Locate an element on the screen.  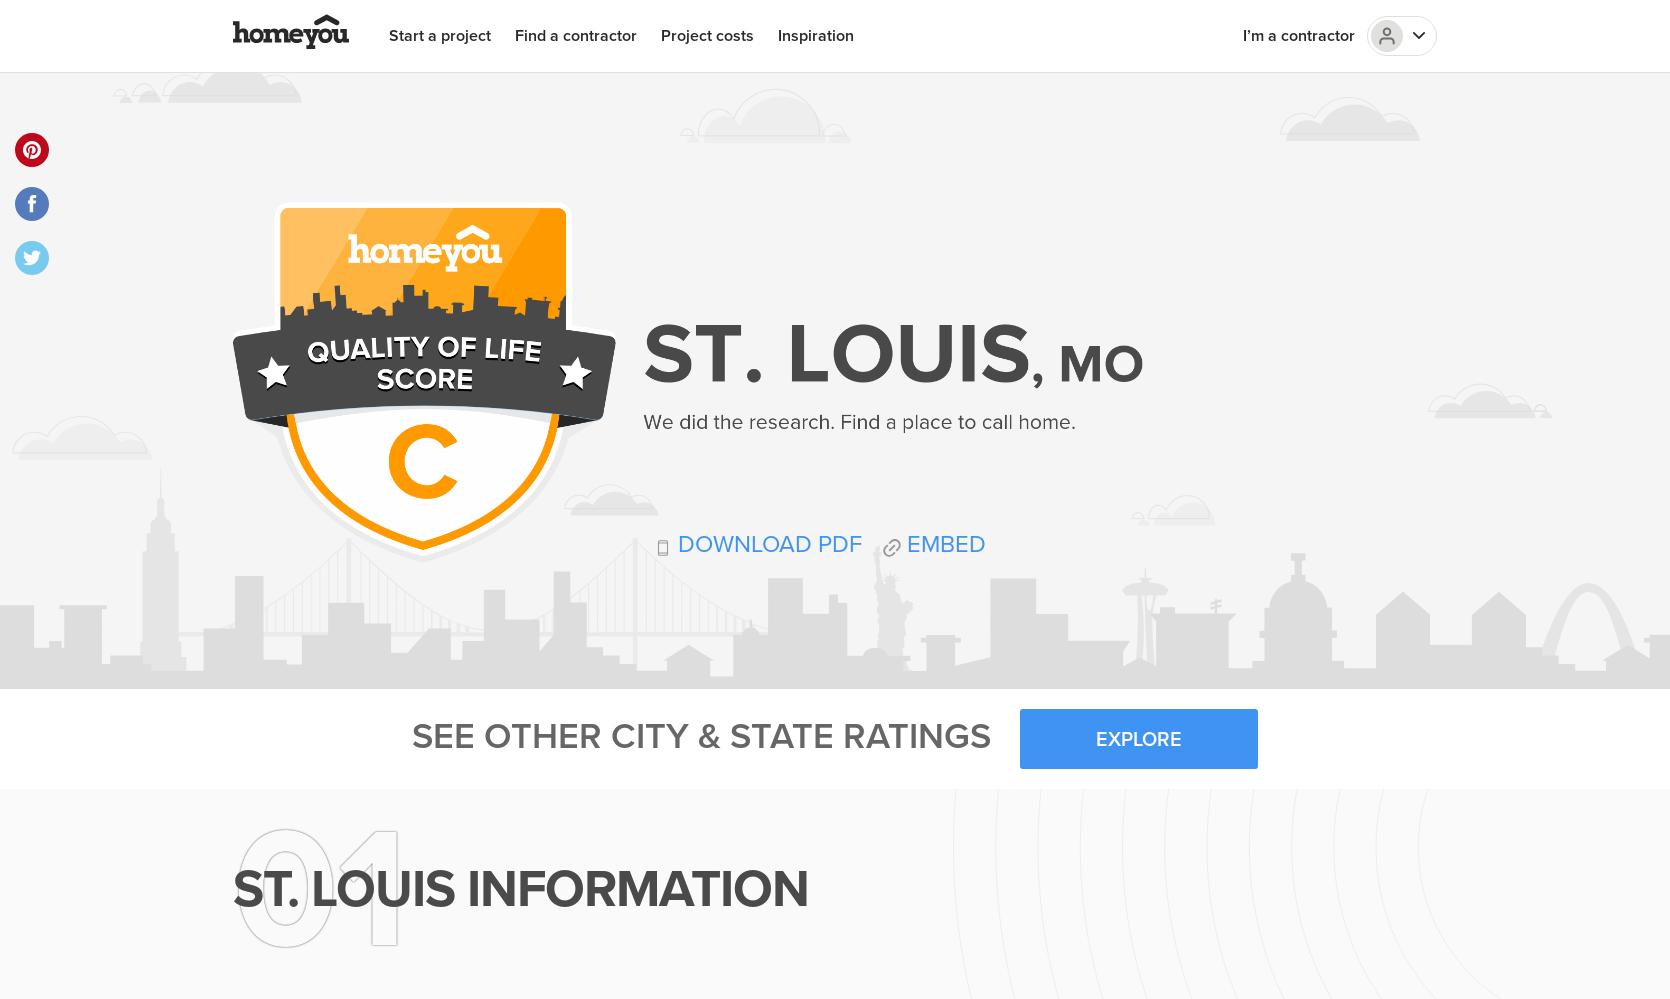
'Start a project' is located at coordinates (388, 35).